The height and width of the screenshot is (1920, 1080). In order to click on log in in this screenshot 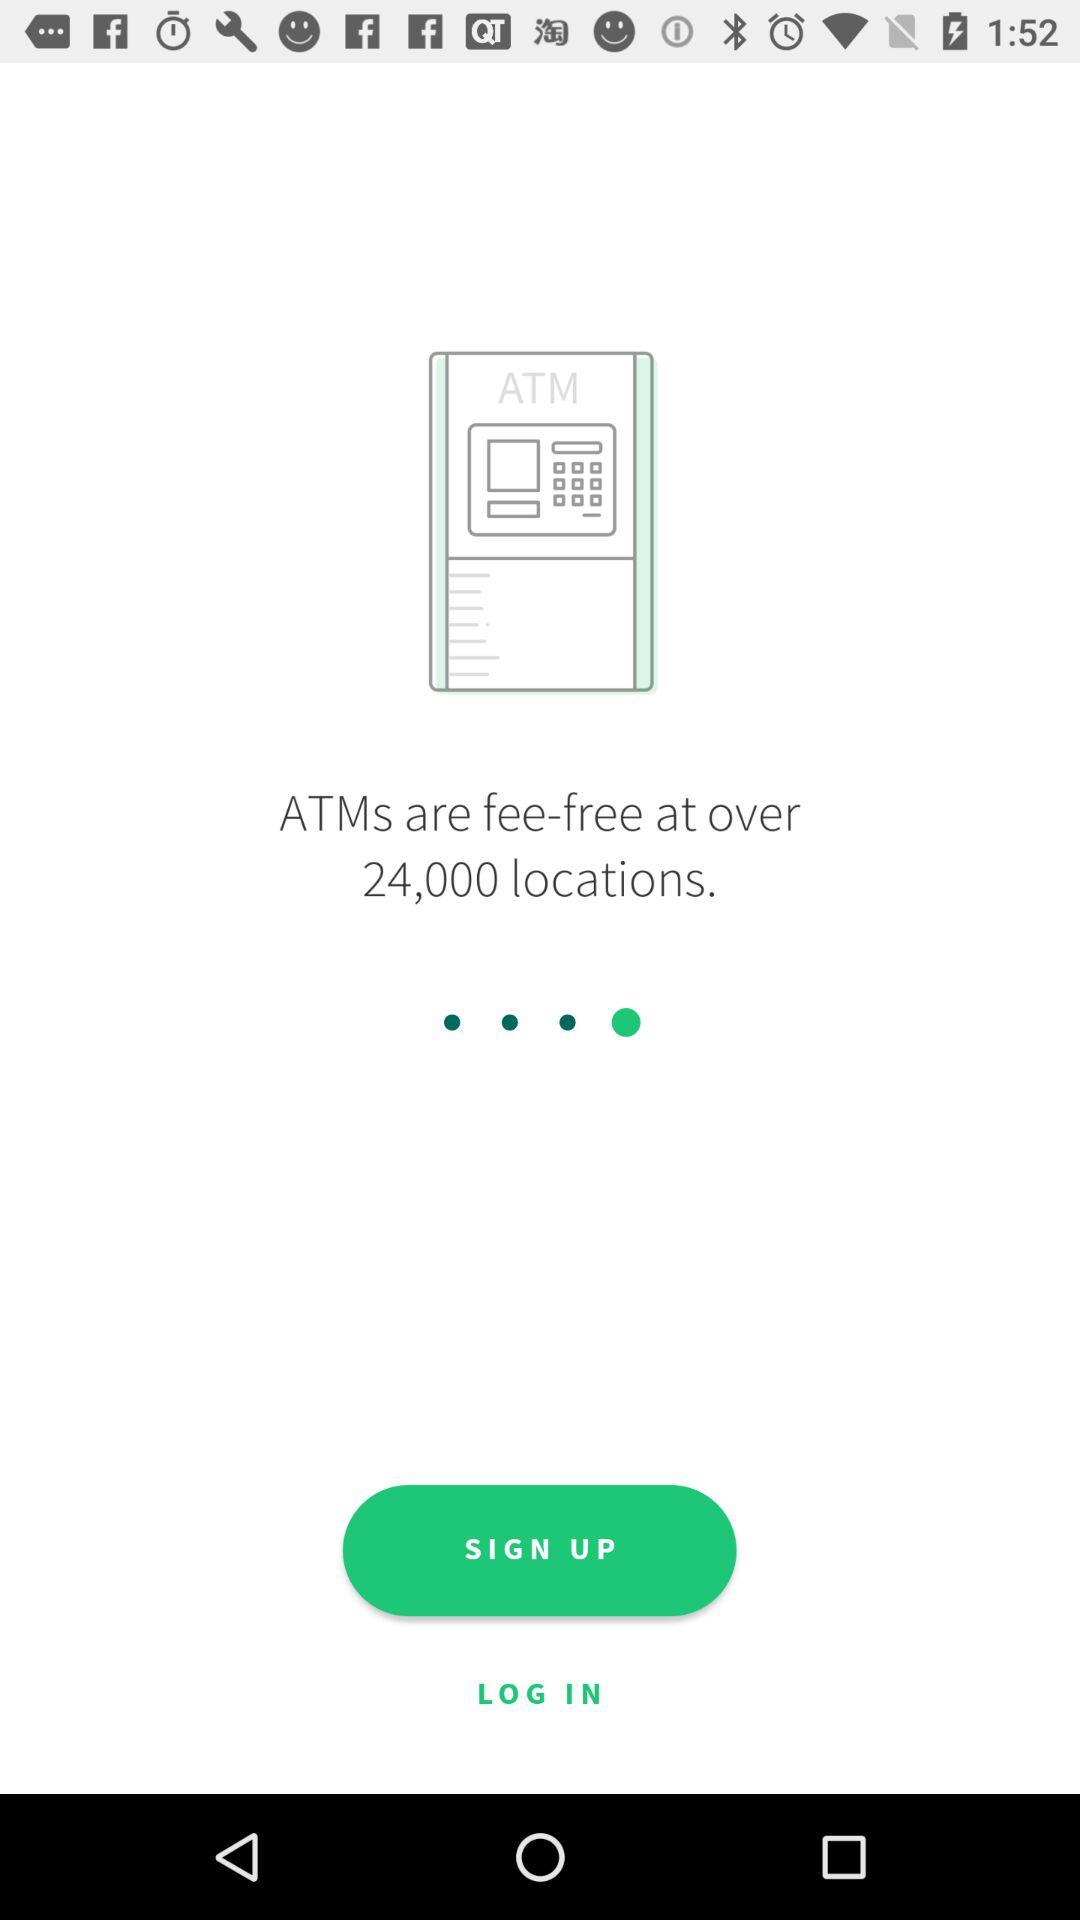, I will do `click(538, 1694)`.